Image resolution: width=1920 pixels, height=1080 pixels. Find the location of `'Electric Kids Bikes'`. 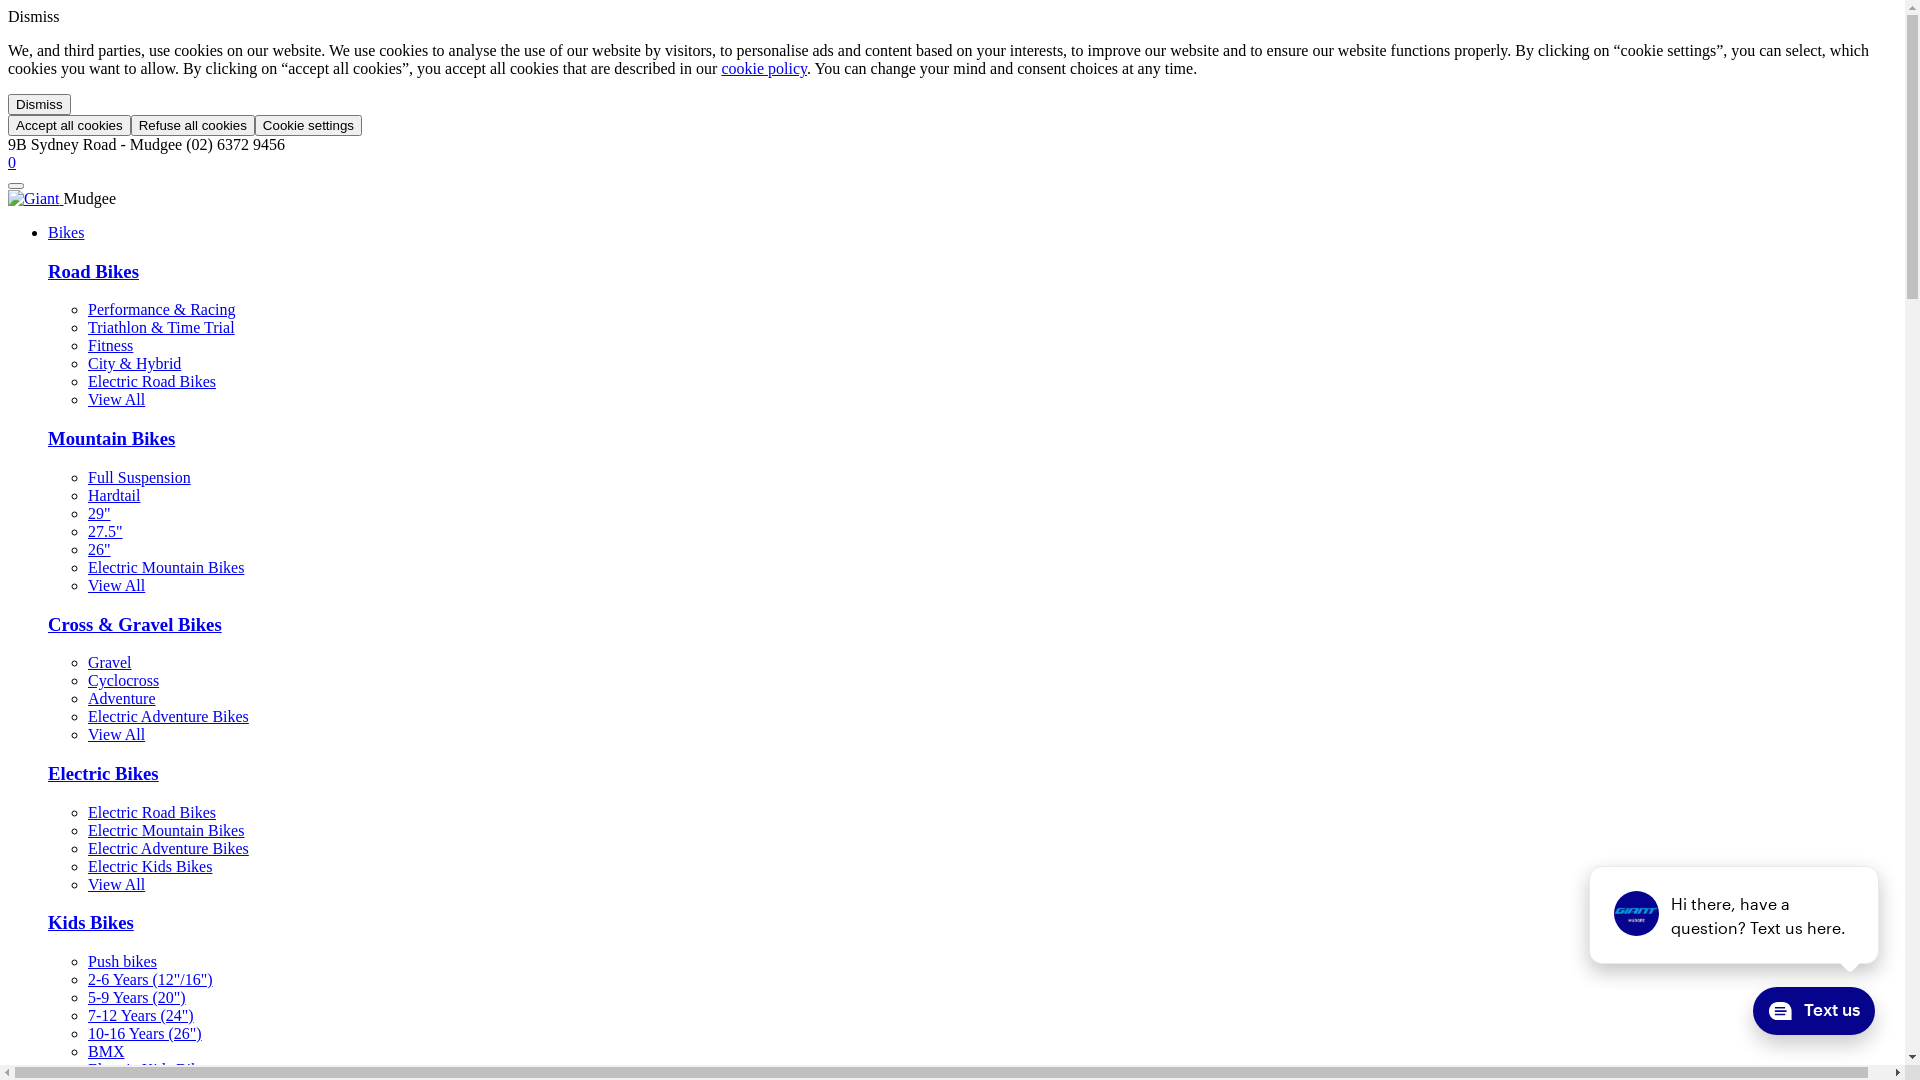

'Electric Kids Bikes' is located at coordinates (148, 865).